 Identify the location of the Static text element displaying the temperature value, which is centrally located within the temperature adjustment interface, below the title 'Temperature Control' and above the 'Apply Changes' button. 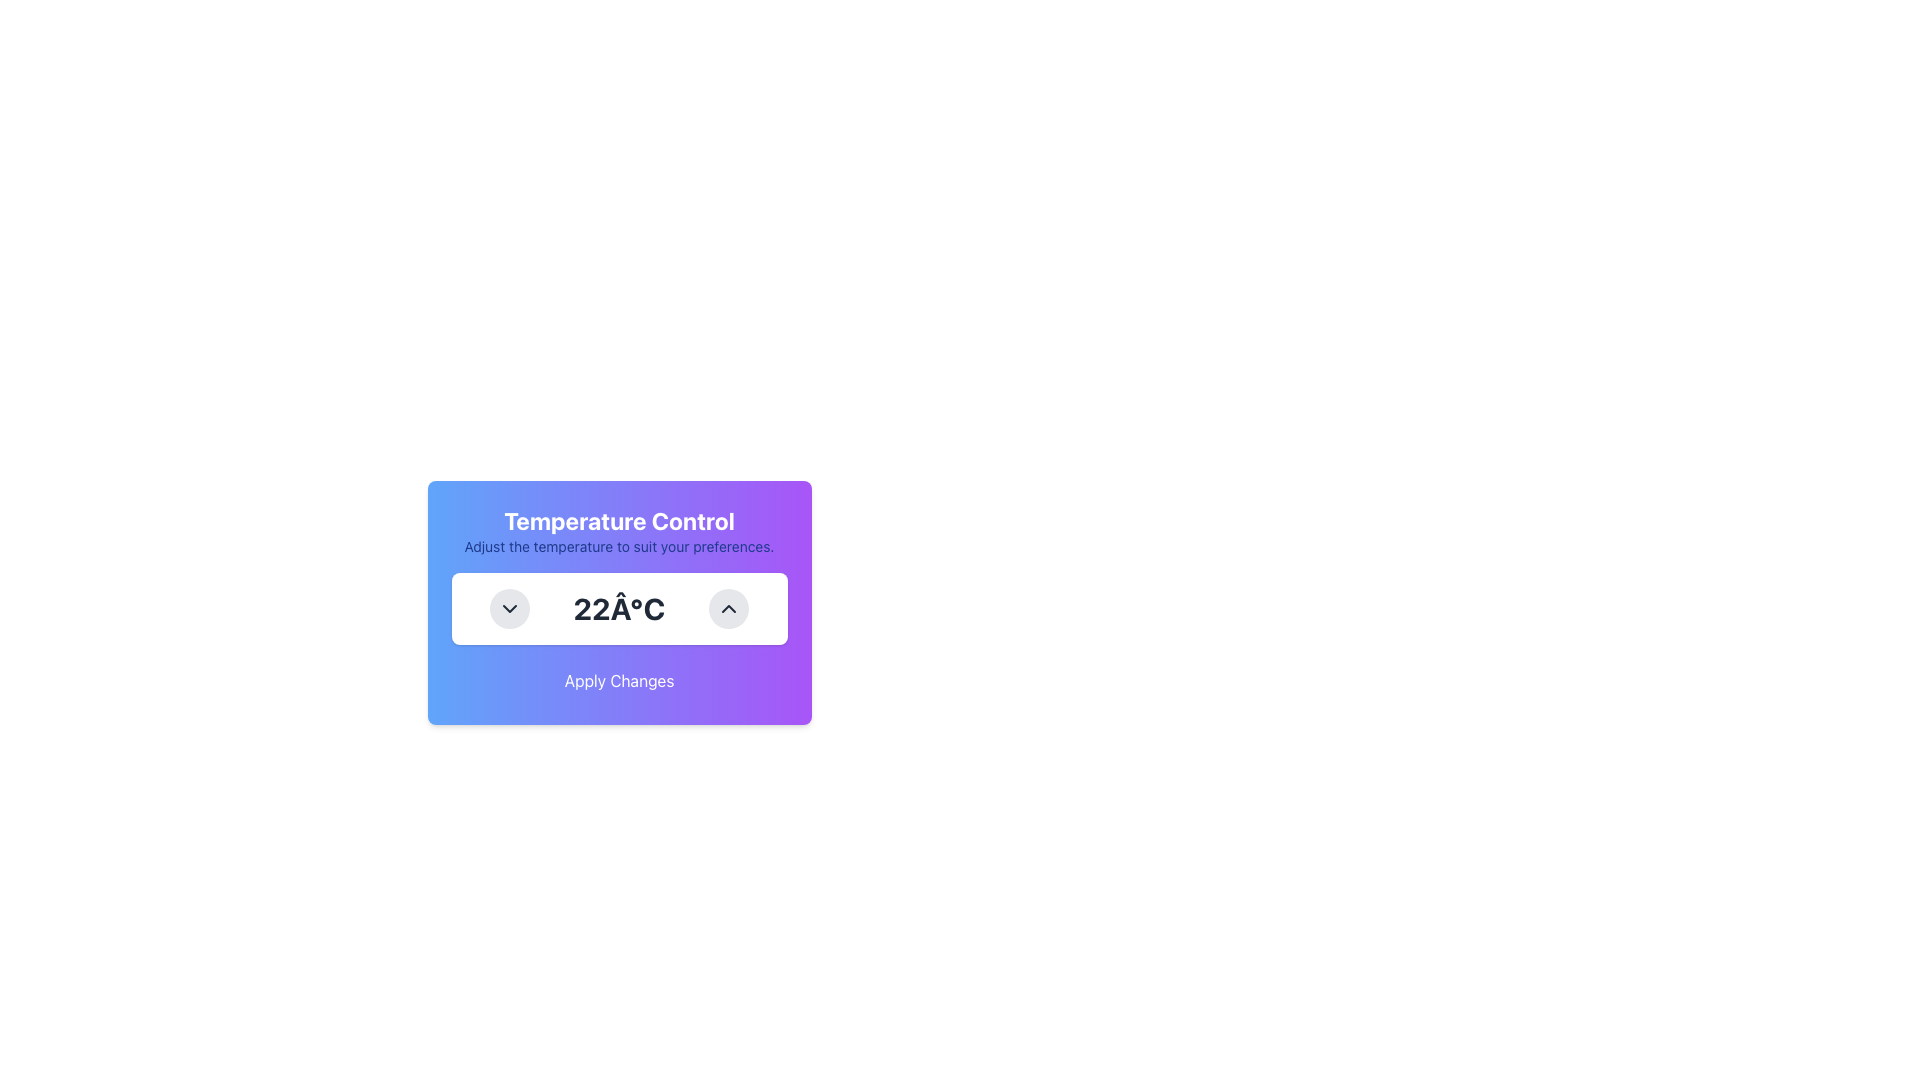
(618, 608).